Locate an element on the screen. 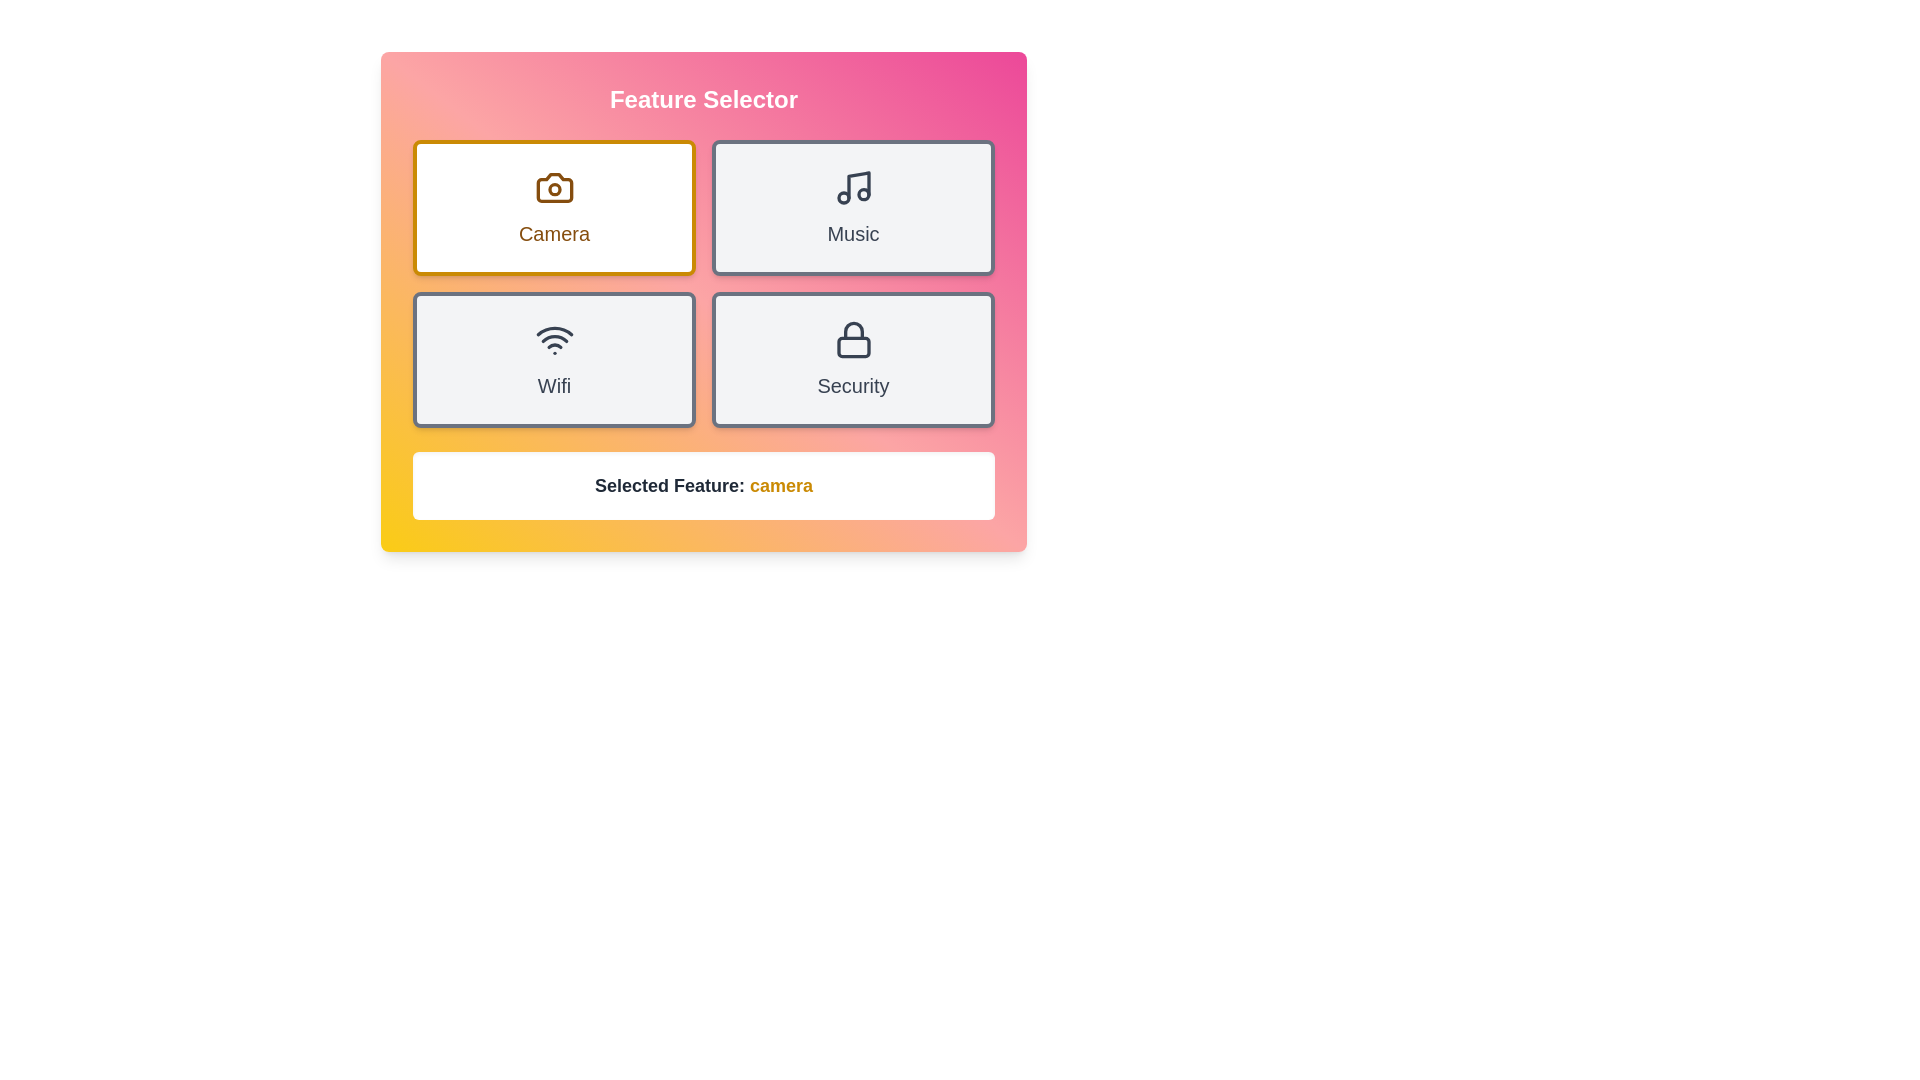  the camera icon located at the top center of the 'Camera' card is located at coordinates (554, 188).